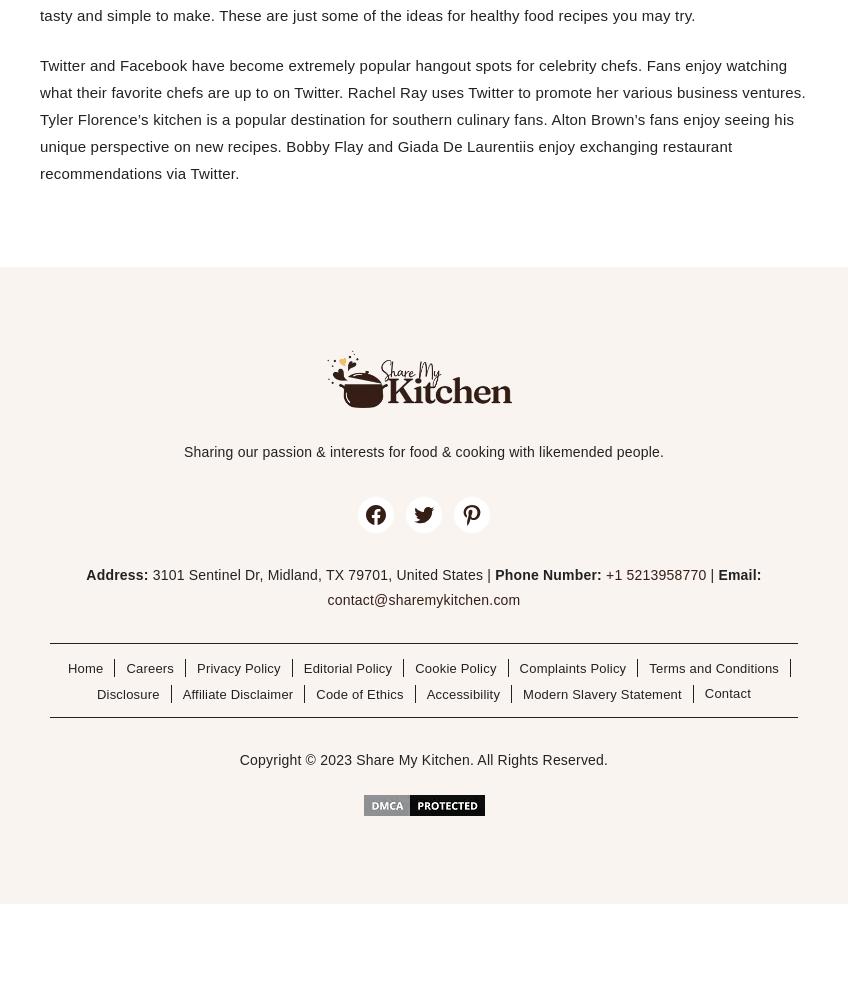 Image resolution: width=848 pixels, height=1002 pixels. Describe the element at coordinates (739, 574) in the screenshot. I see `'Email:'` at that location.